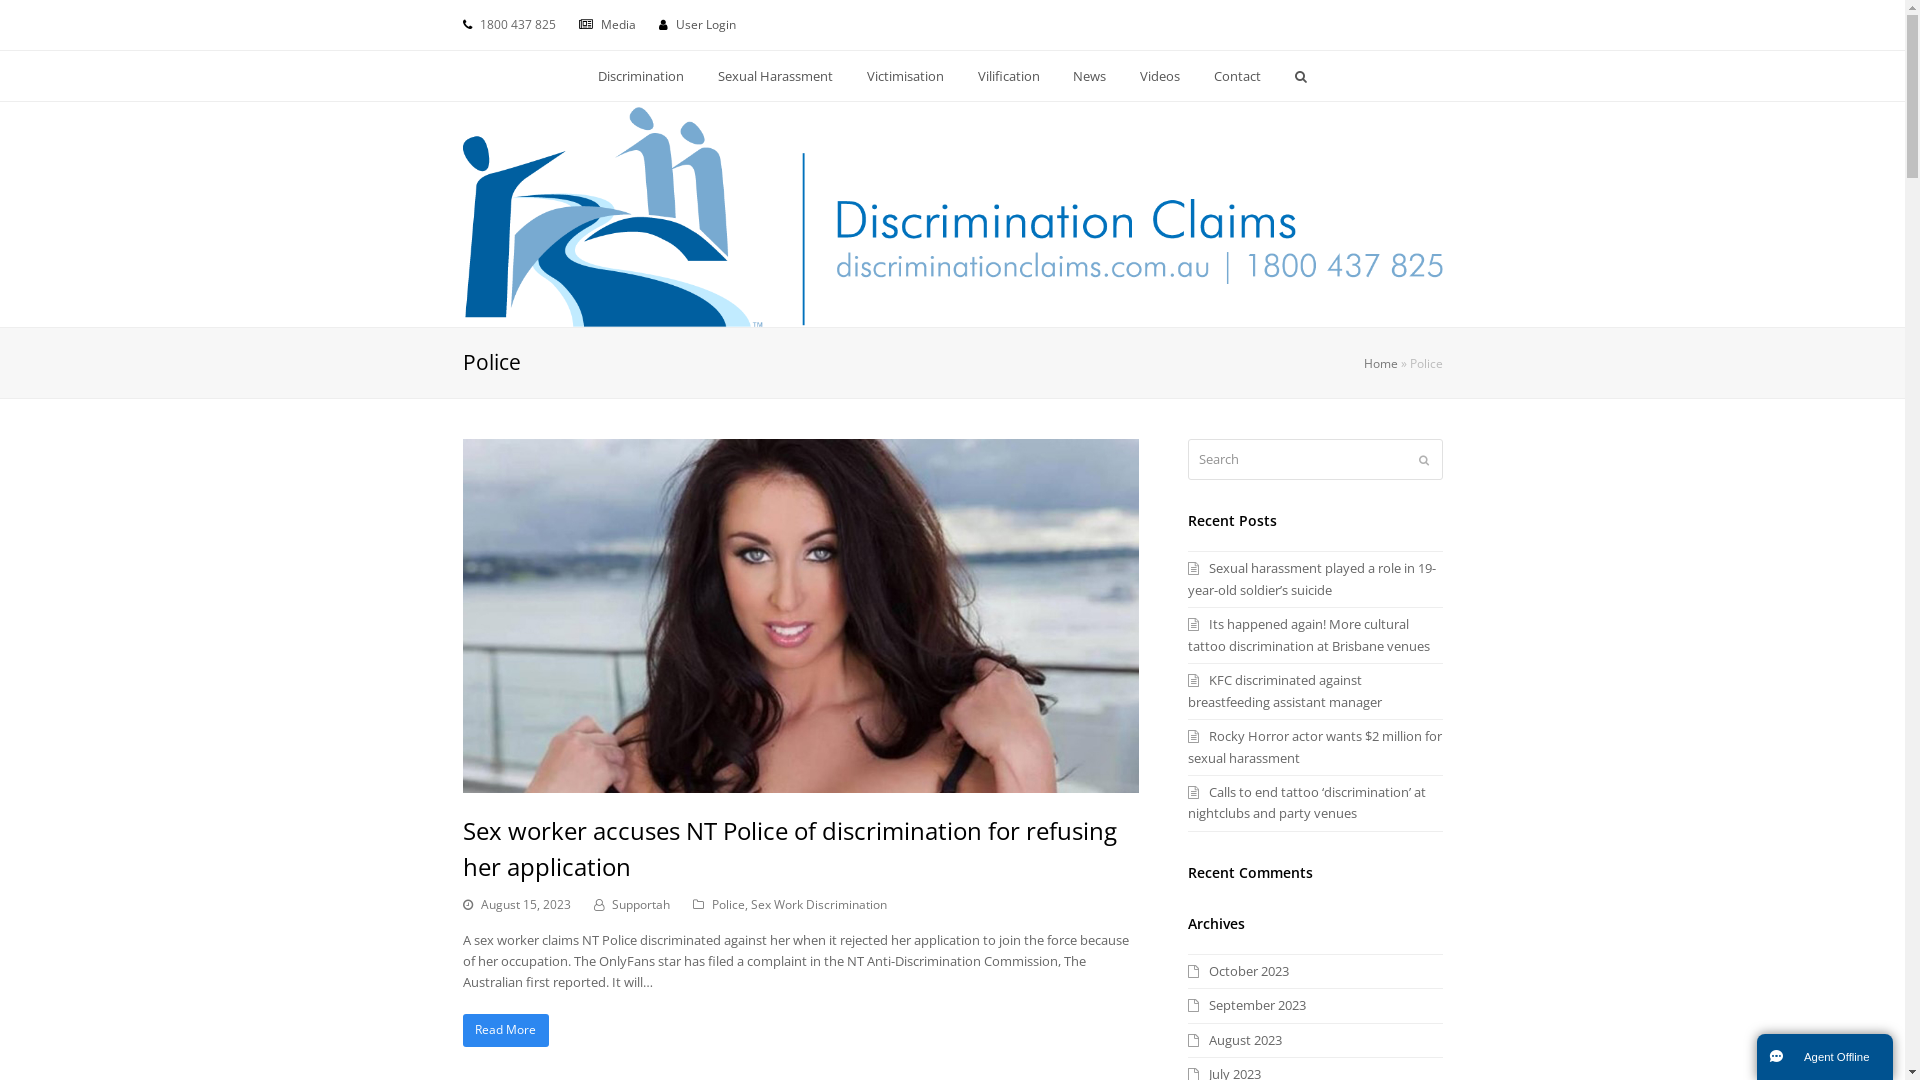 The height and width of the screenshot is (1080, 1920). What do you see at coordinates (641, 75) in the screenshot?
I see `'Discrimination'` at bounding box center [641, 75].